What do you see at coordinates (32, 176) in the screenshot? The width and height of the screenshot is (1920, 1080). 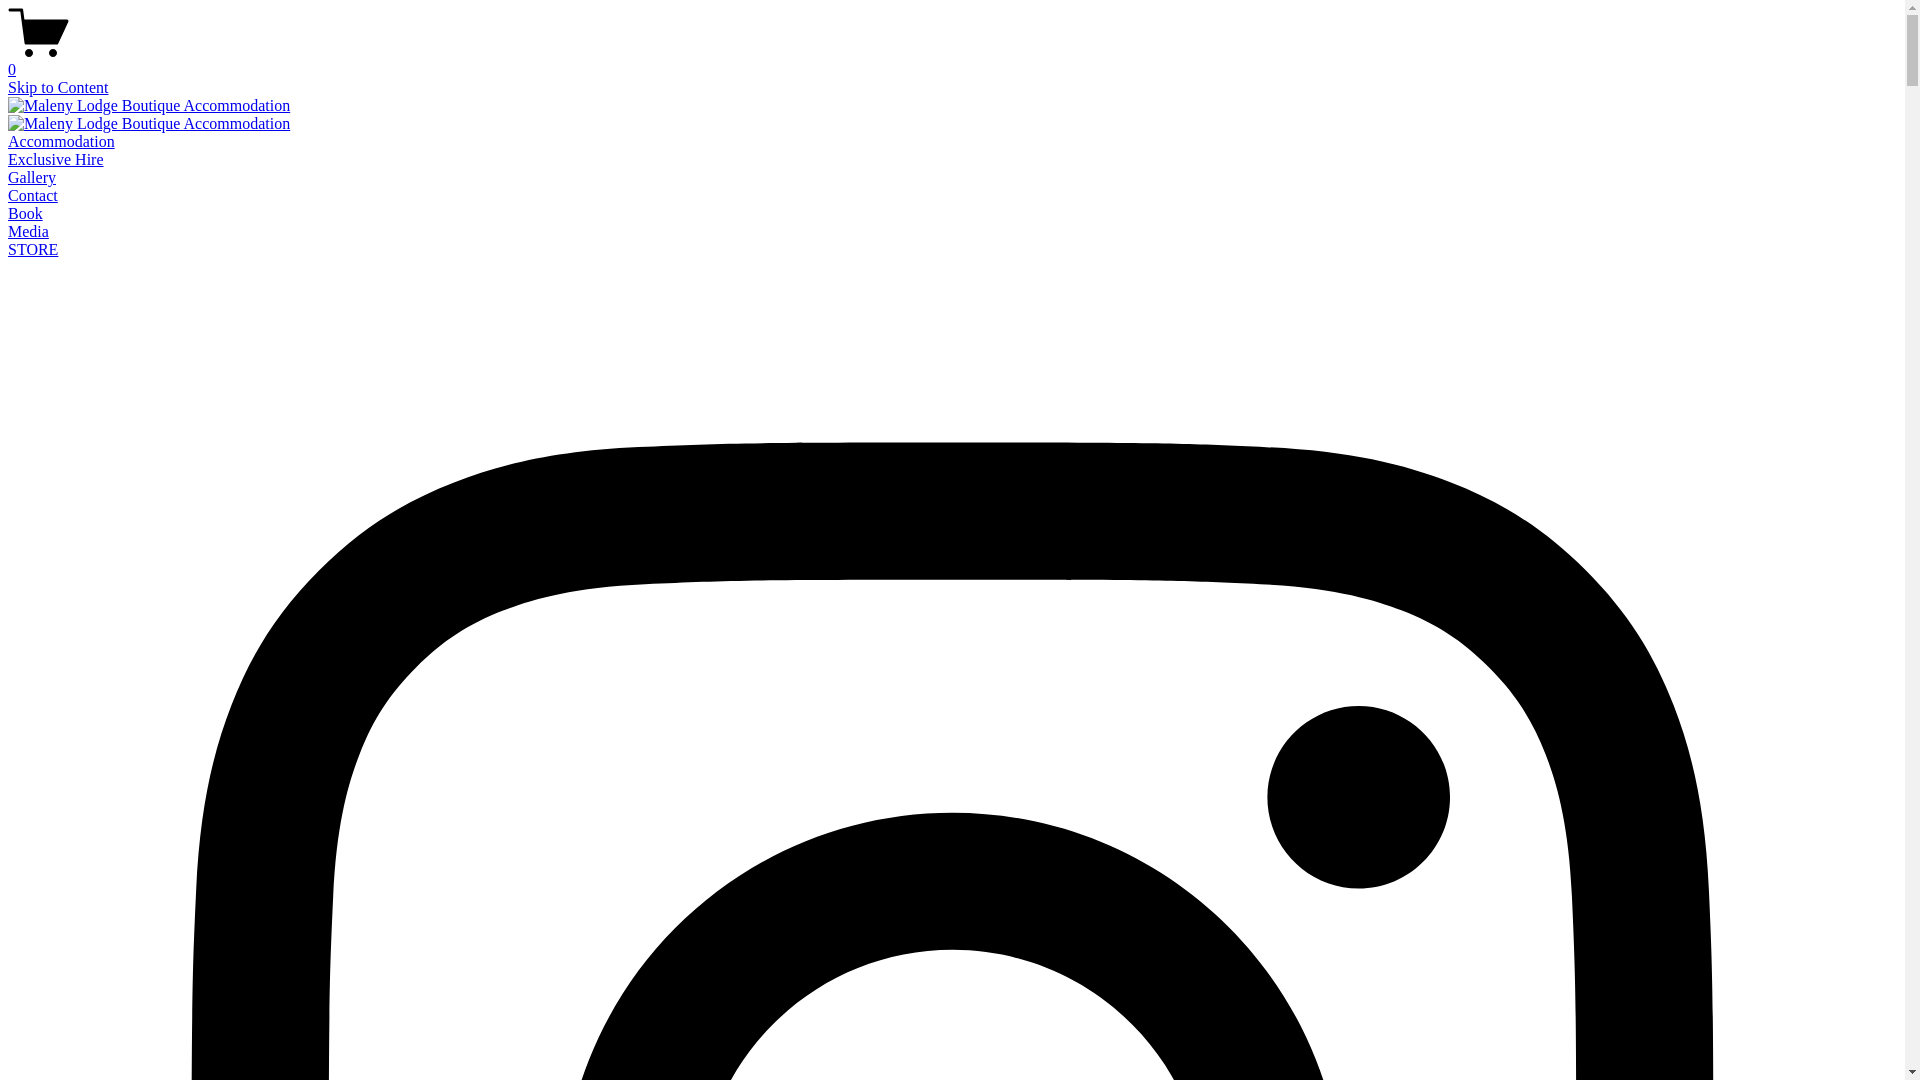 I see `'Gallery'` at bounding box center [32, 176].